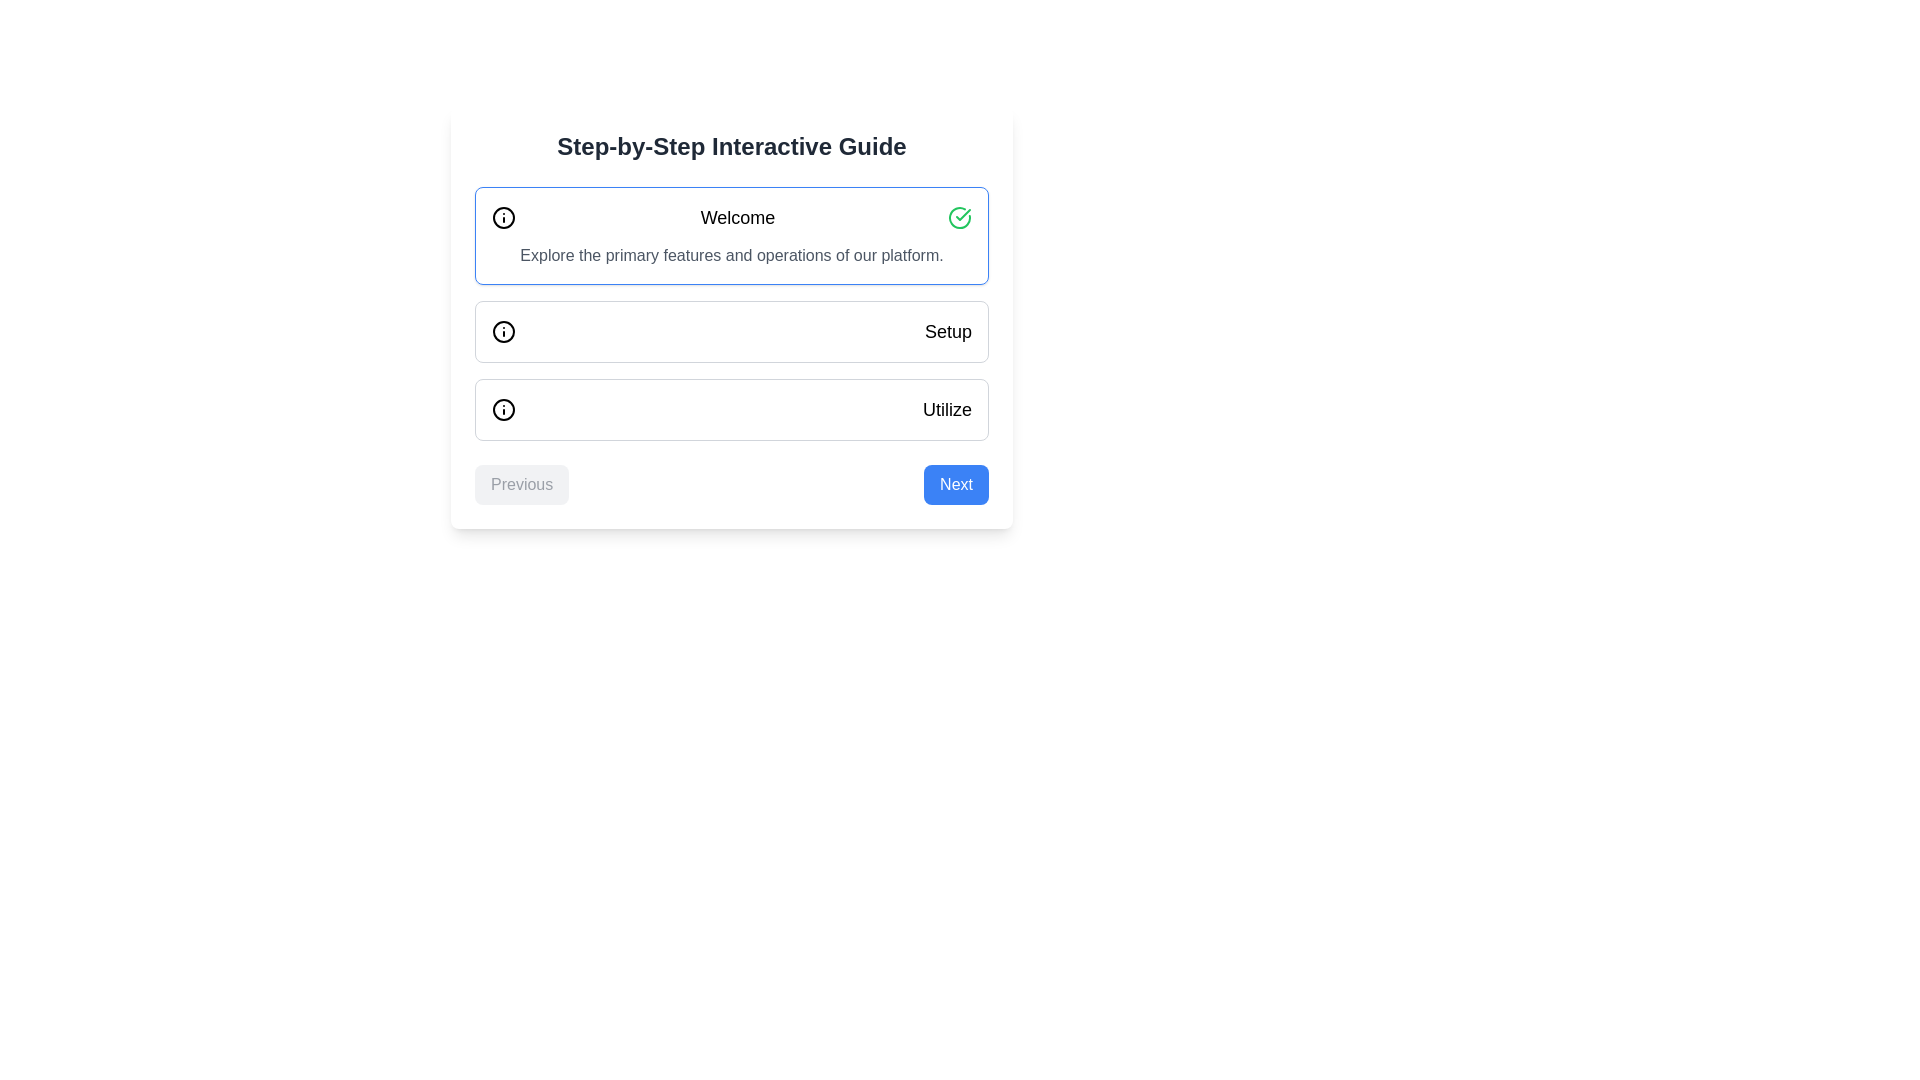  I want to click on the visual state of the confirmation icon located in the top-right corner of the 'Welcome' section of the interactive guide interface, so click(960, 218).